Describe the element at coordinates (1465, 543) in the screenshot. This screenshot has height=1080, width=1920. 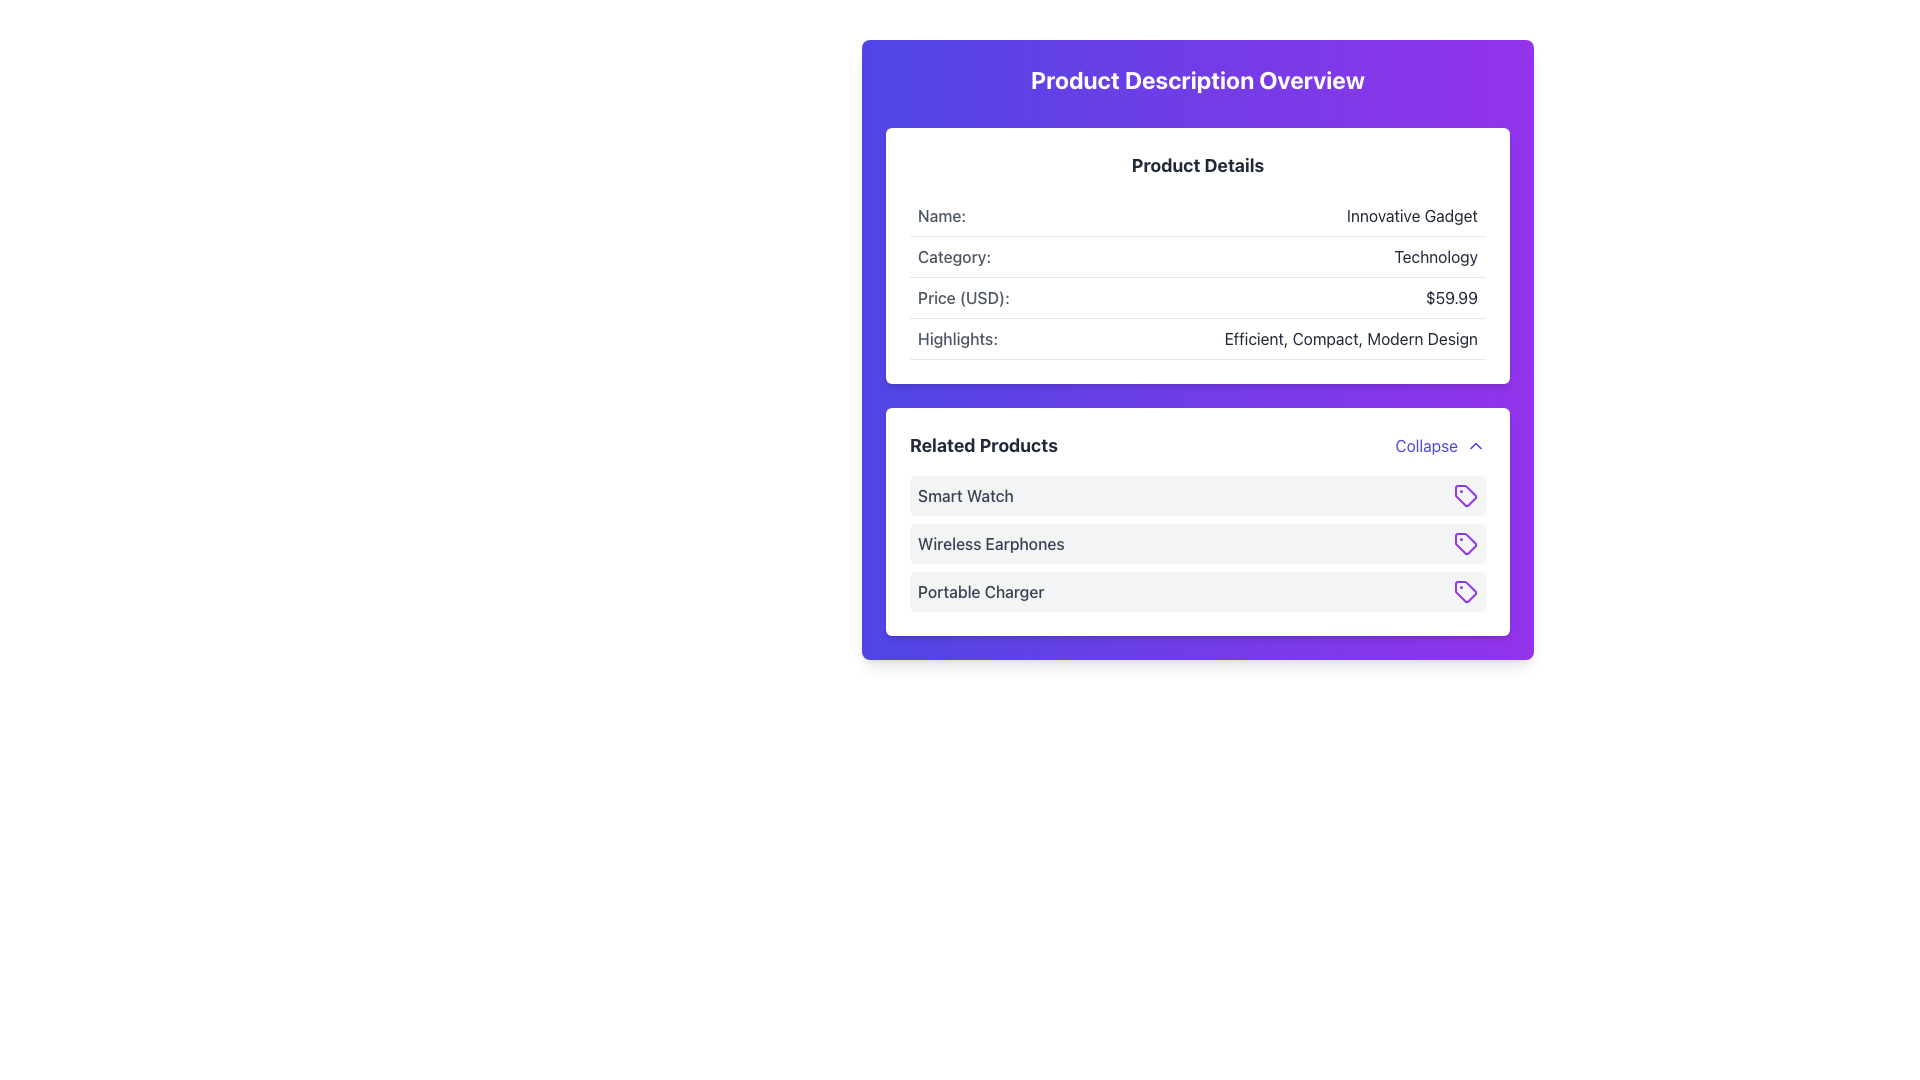
I see `the icon related to 'Wireless Earphones' in the 'Related Products' section` at that location.